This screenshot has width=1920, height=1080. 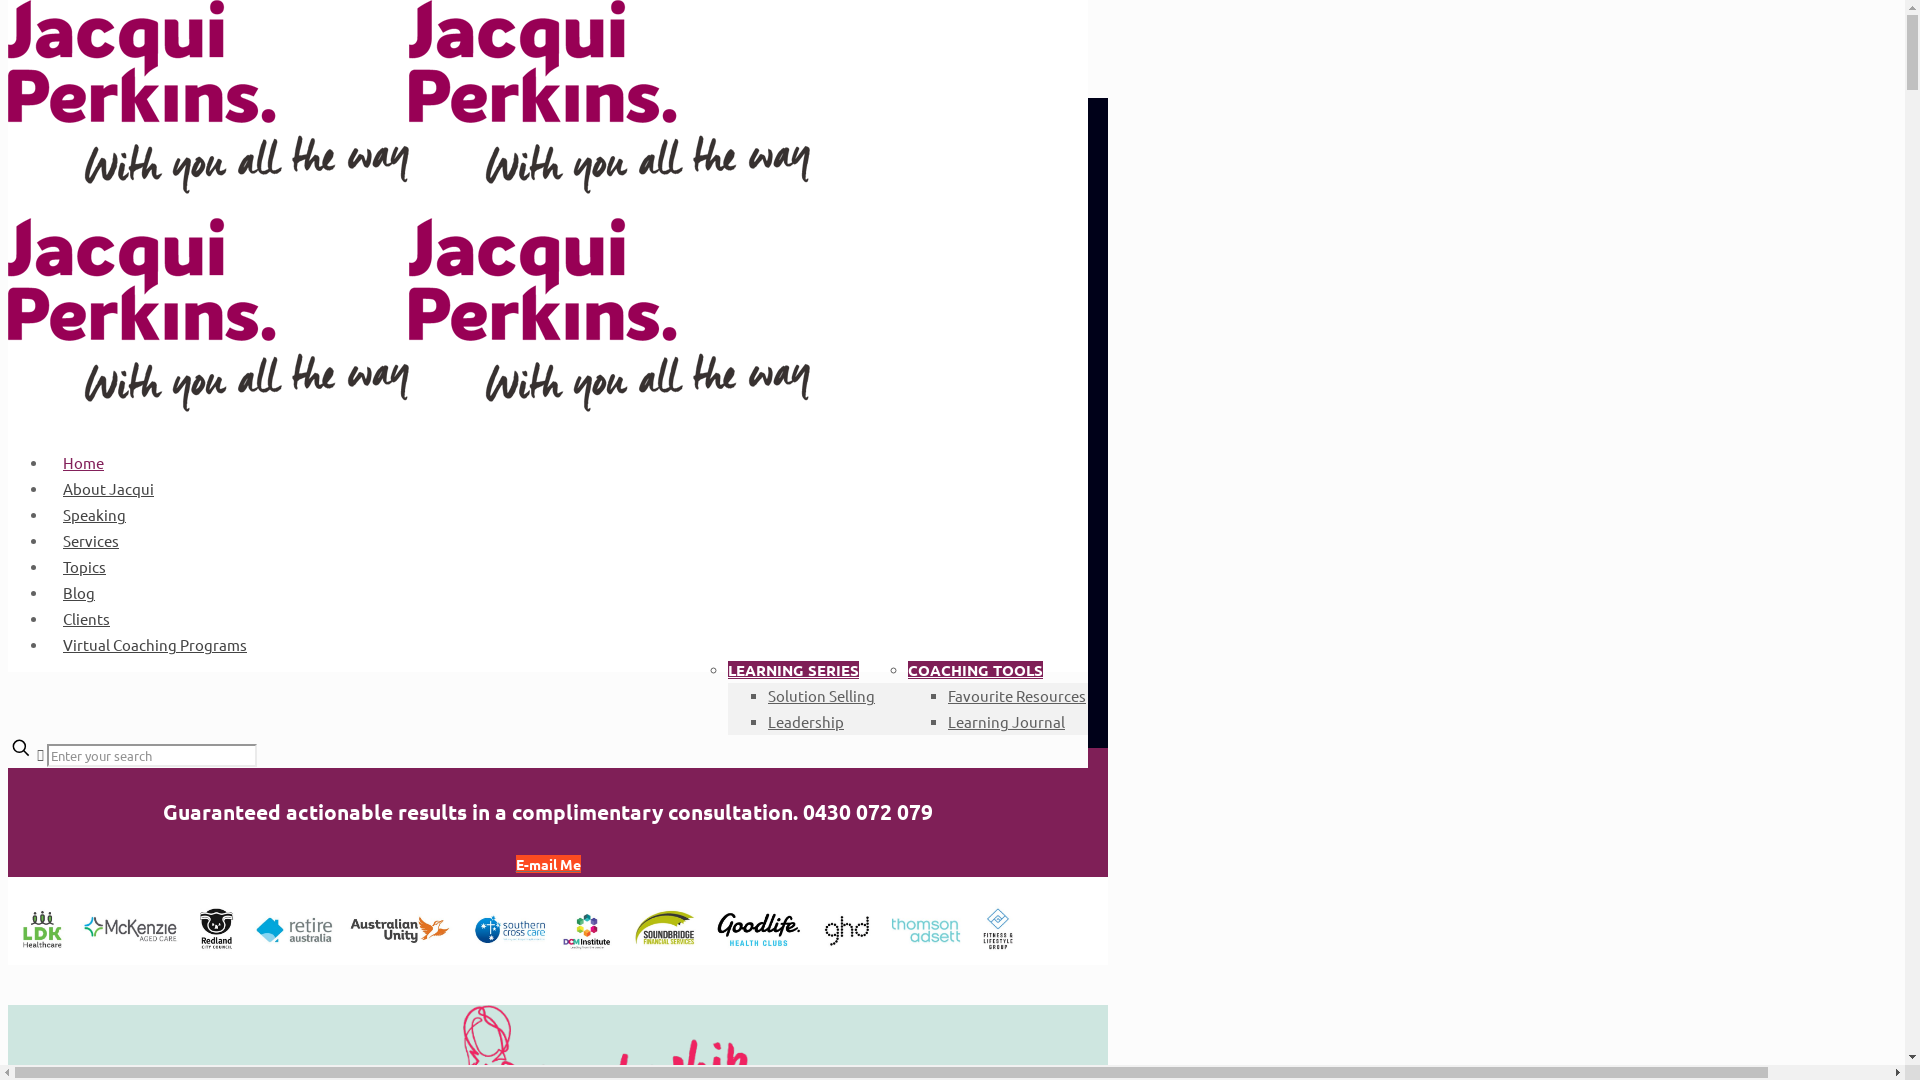 What do you see at coordinates (83, 566) in the screenshot?
I see `'Topics'` at bounding box center [83, 566].